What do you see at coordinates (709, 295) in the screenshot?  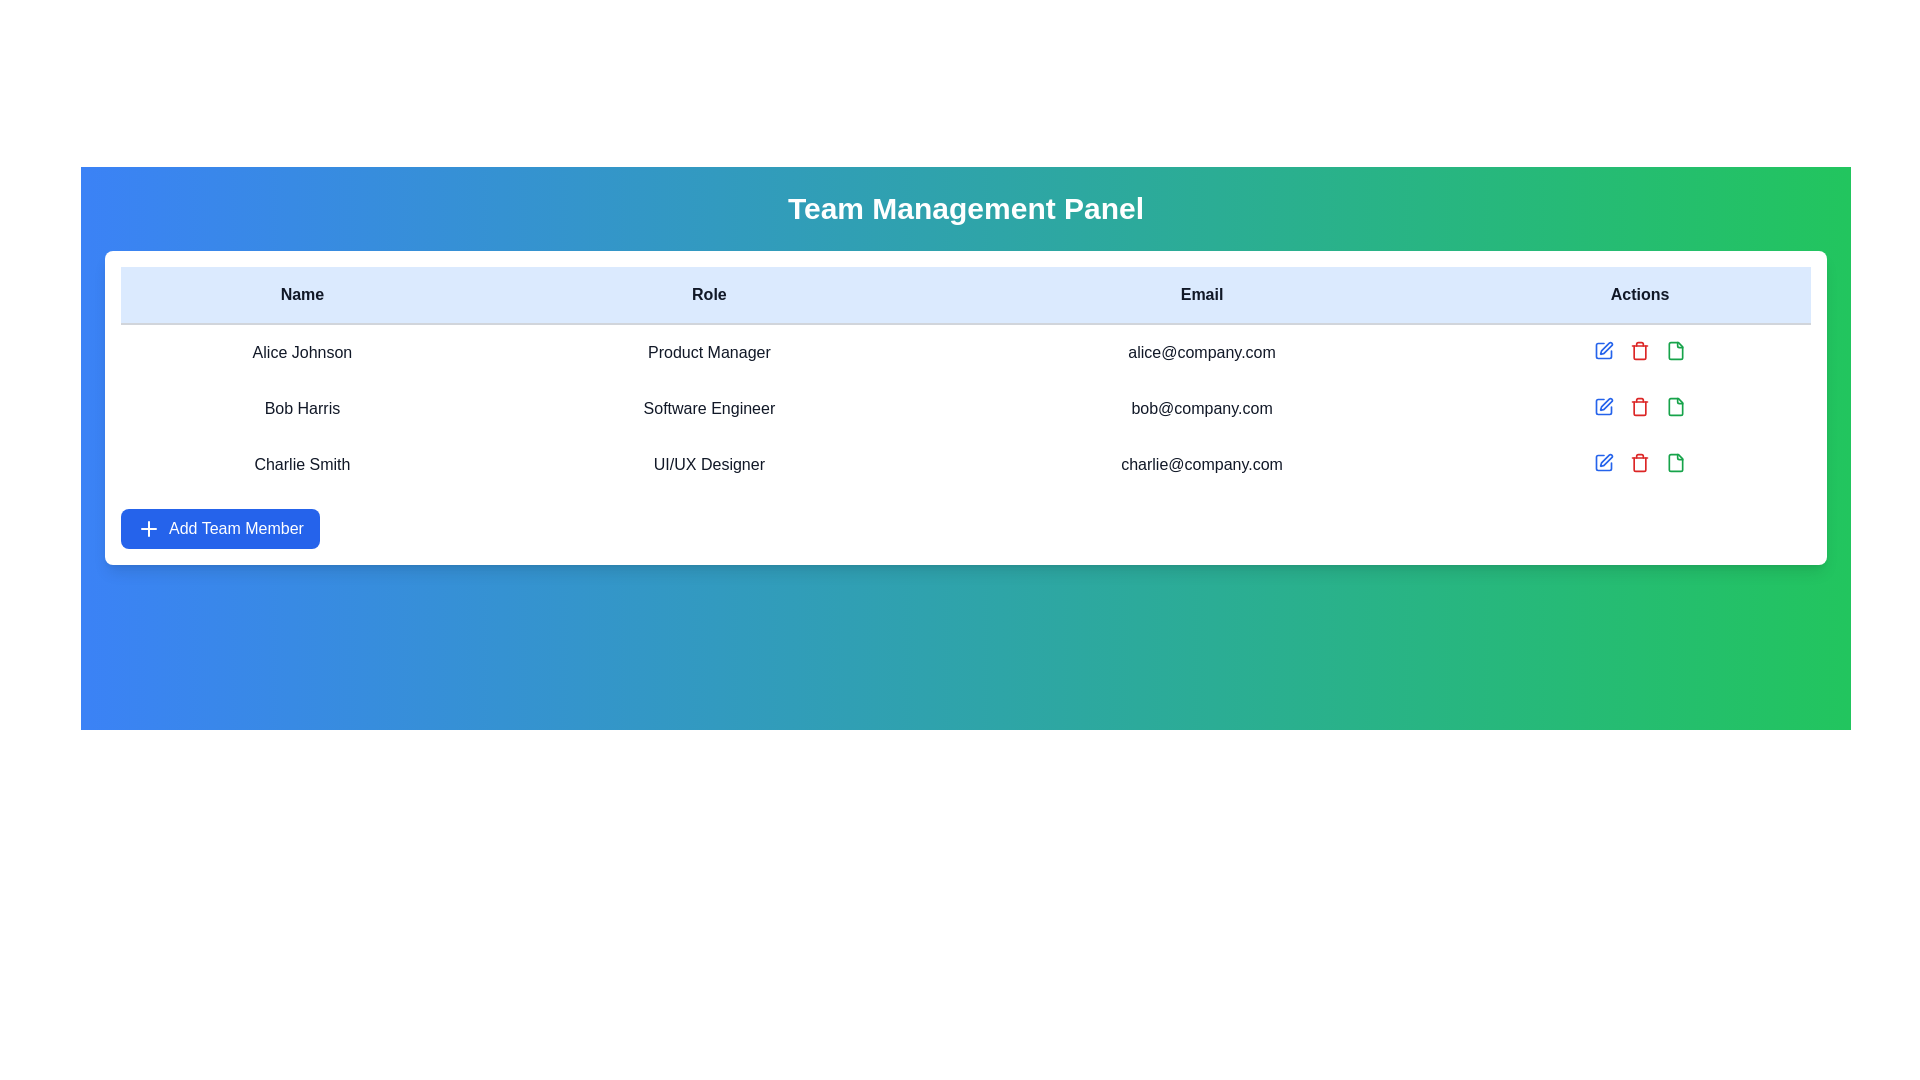 I see `the 'Role' table header cell, which is styled with a light blue background and black text, located in the second column of the table under the 'Team Management Panel'` at bounding box center [709, 295].